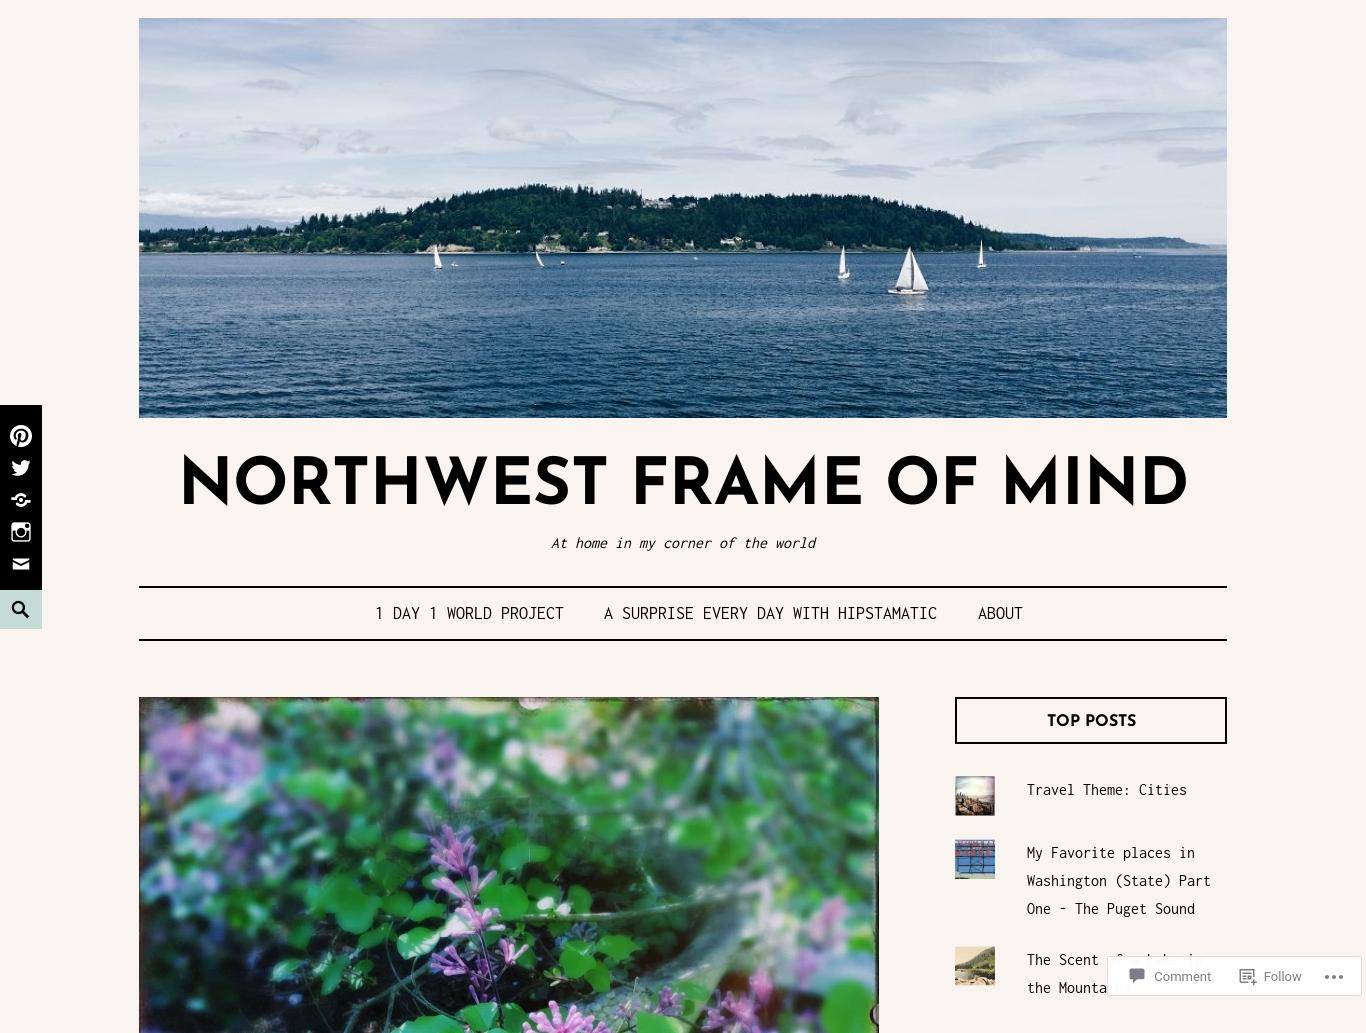 The width and height of the screenshot is (1366, 1033). Describe the element at coordinates (1156, 971) in the screenshot. I see `'Comment'` at that location.